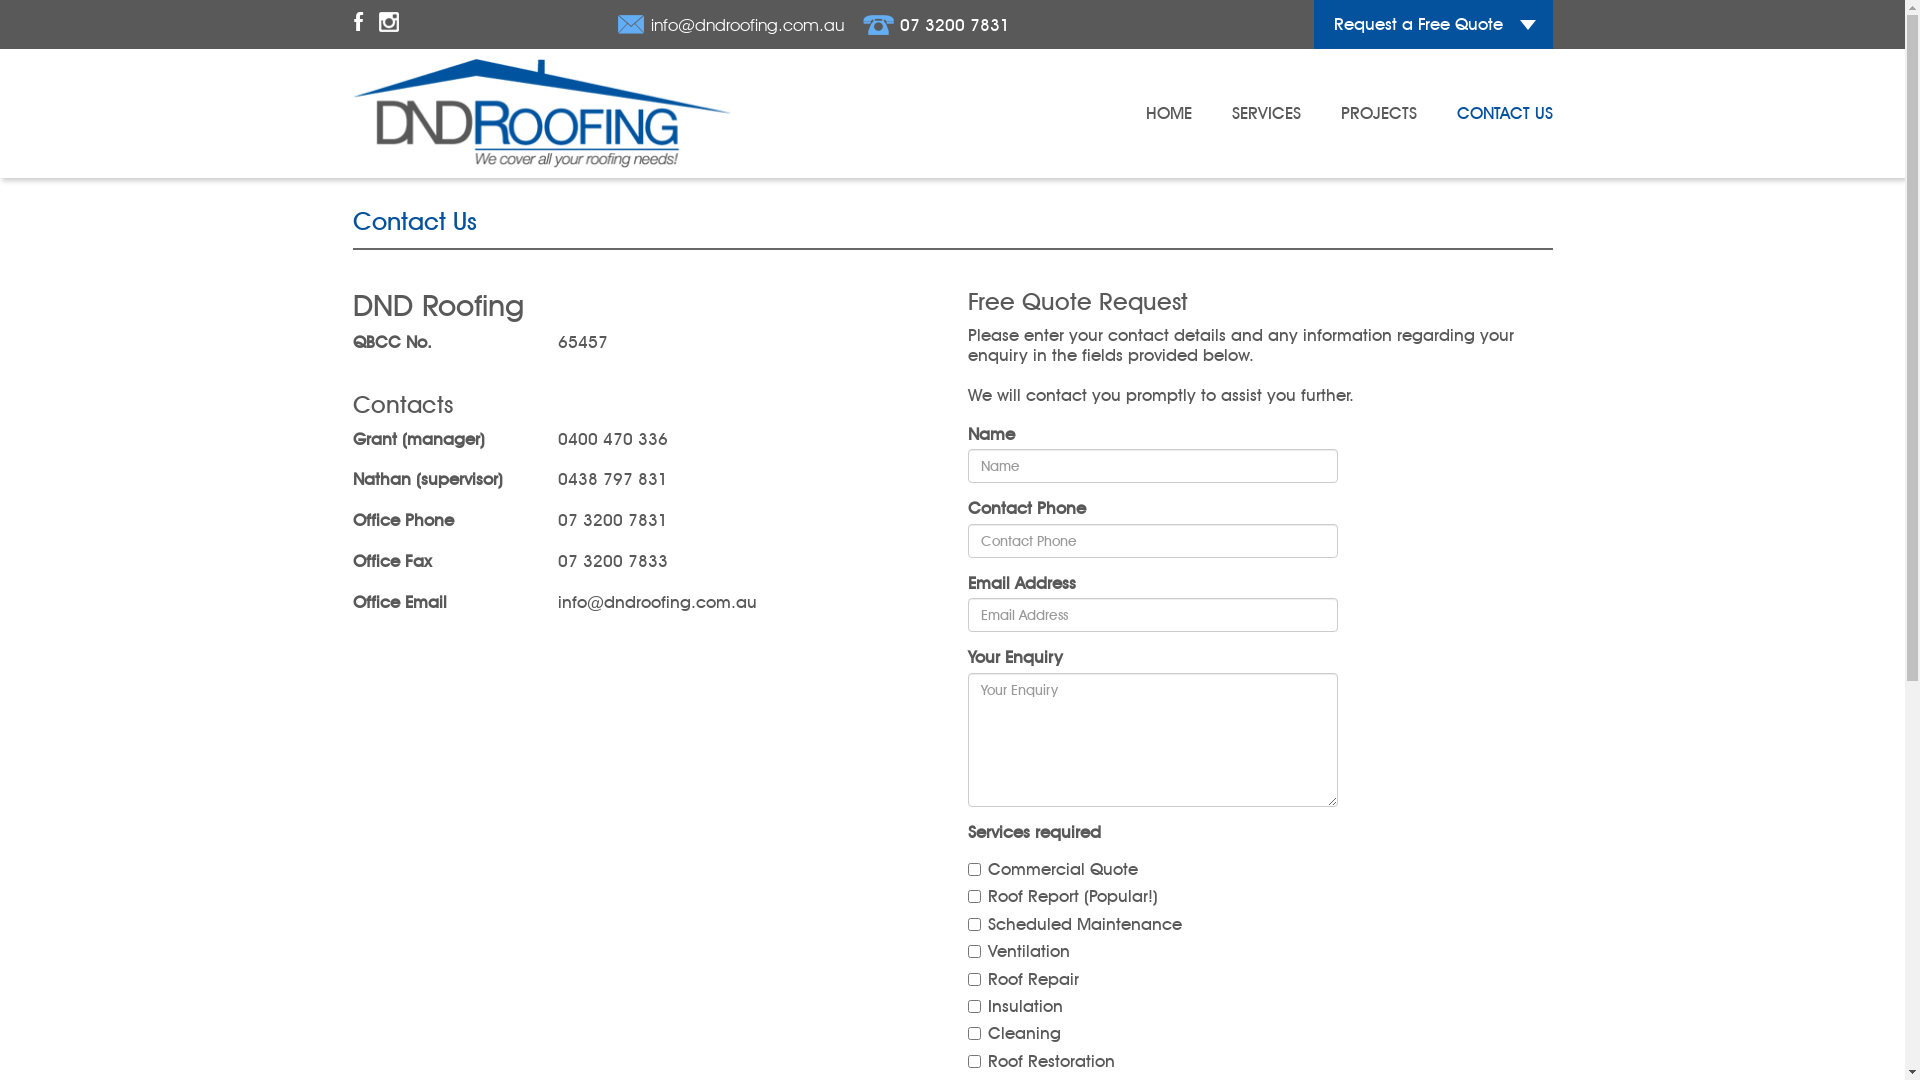  Describe the element at coordinates (1169, 112) in the screenshot. I see `'HOME'` at that location.